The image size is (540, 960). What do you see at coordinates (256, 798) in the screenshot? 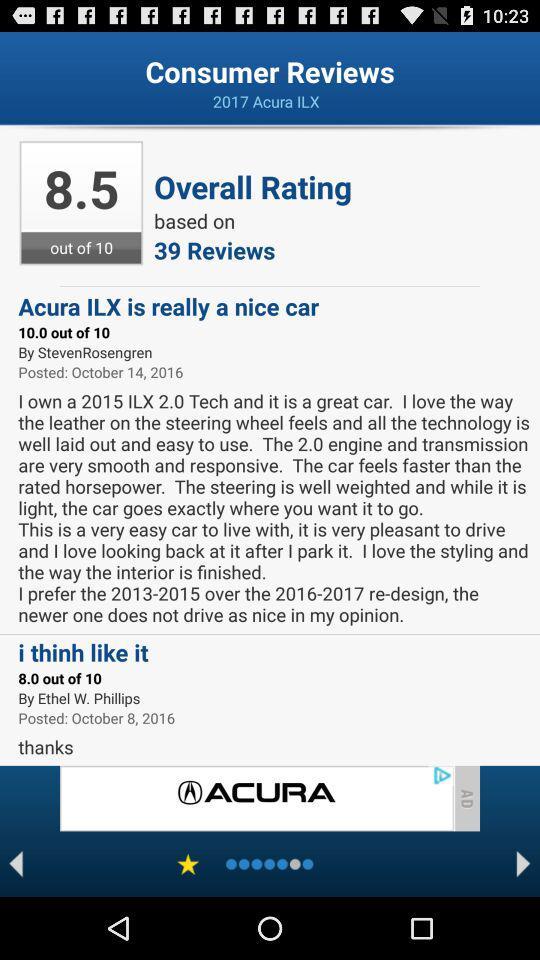
I see `this option advertisement` at bounding box center [256, 798].